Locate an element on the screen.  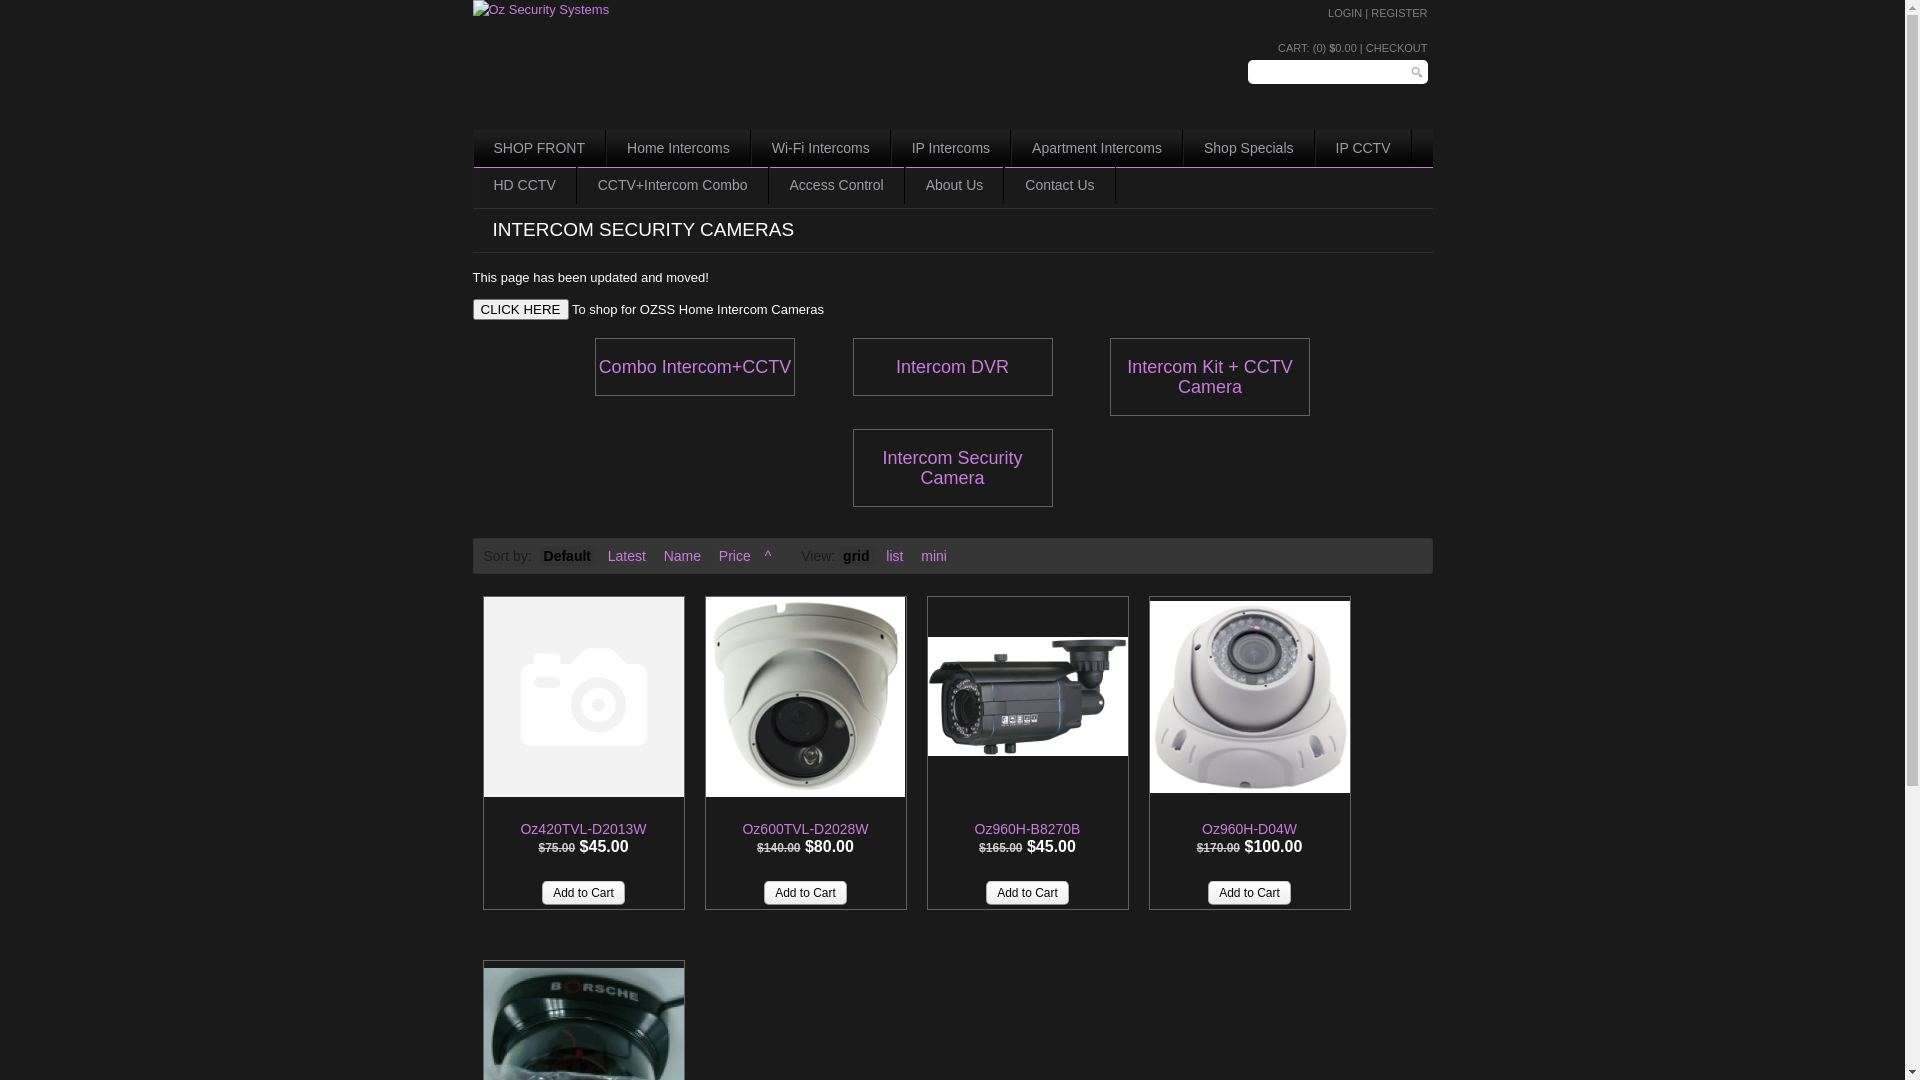
'Oz960H-D04W' is located at coordinates (1200, 829).